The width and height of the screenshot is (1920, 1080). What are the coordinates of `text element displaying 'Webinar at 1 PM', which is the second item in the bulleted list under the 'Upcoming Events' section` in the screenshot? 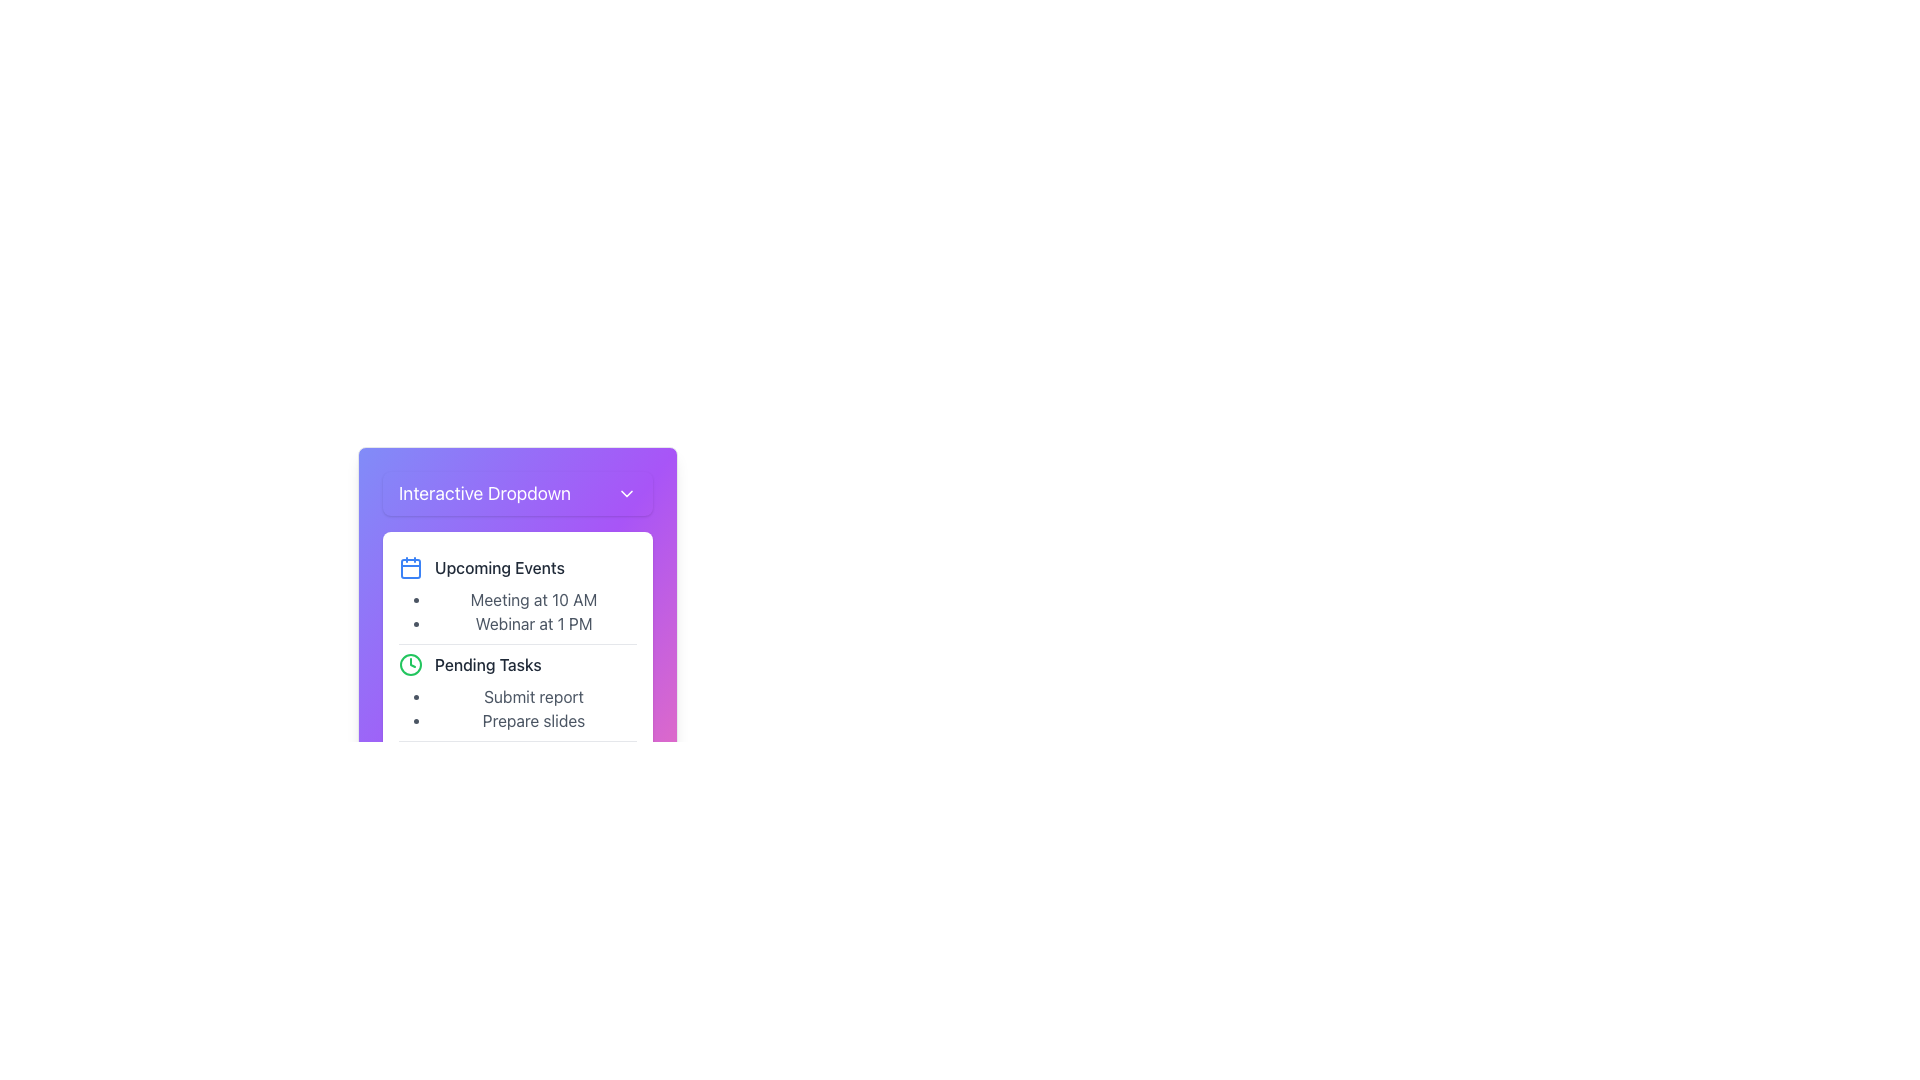 It's located at (533, 623).